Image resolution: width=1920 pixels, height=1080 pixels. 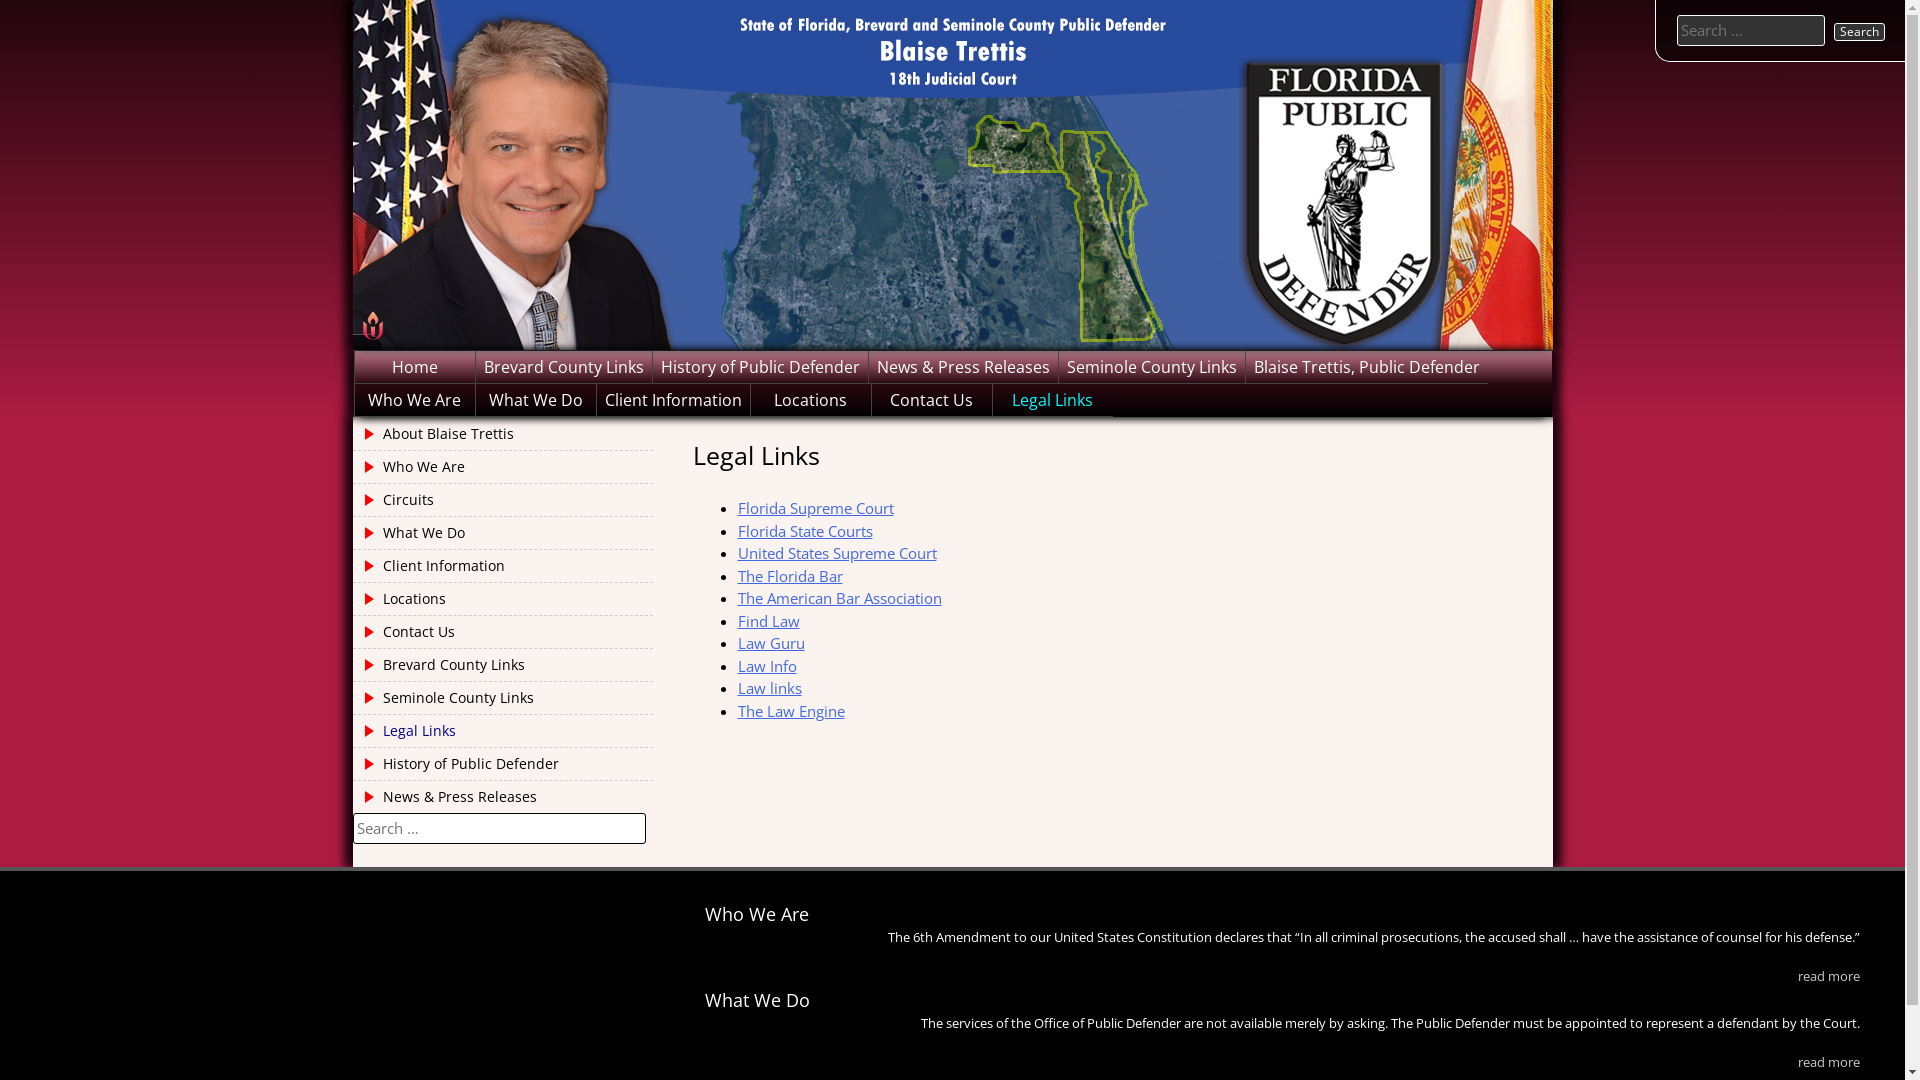 I want to click on 'Seminole County Links', so click(x=1056, y=366).